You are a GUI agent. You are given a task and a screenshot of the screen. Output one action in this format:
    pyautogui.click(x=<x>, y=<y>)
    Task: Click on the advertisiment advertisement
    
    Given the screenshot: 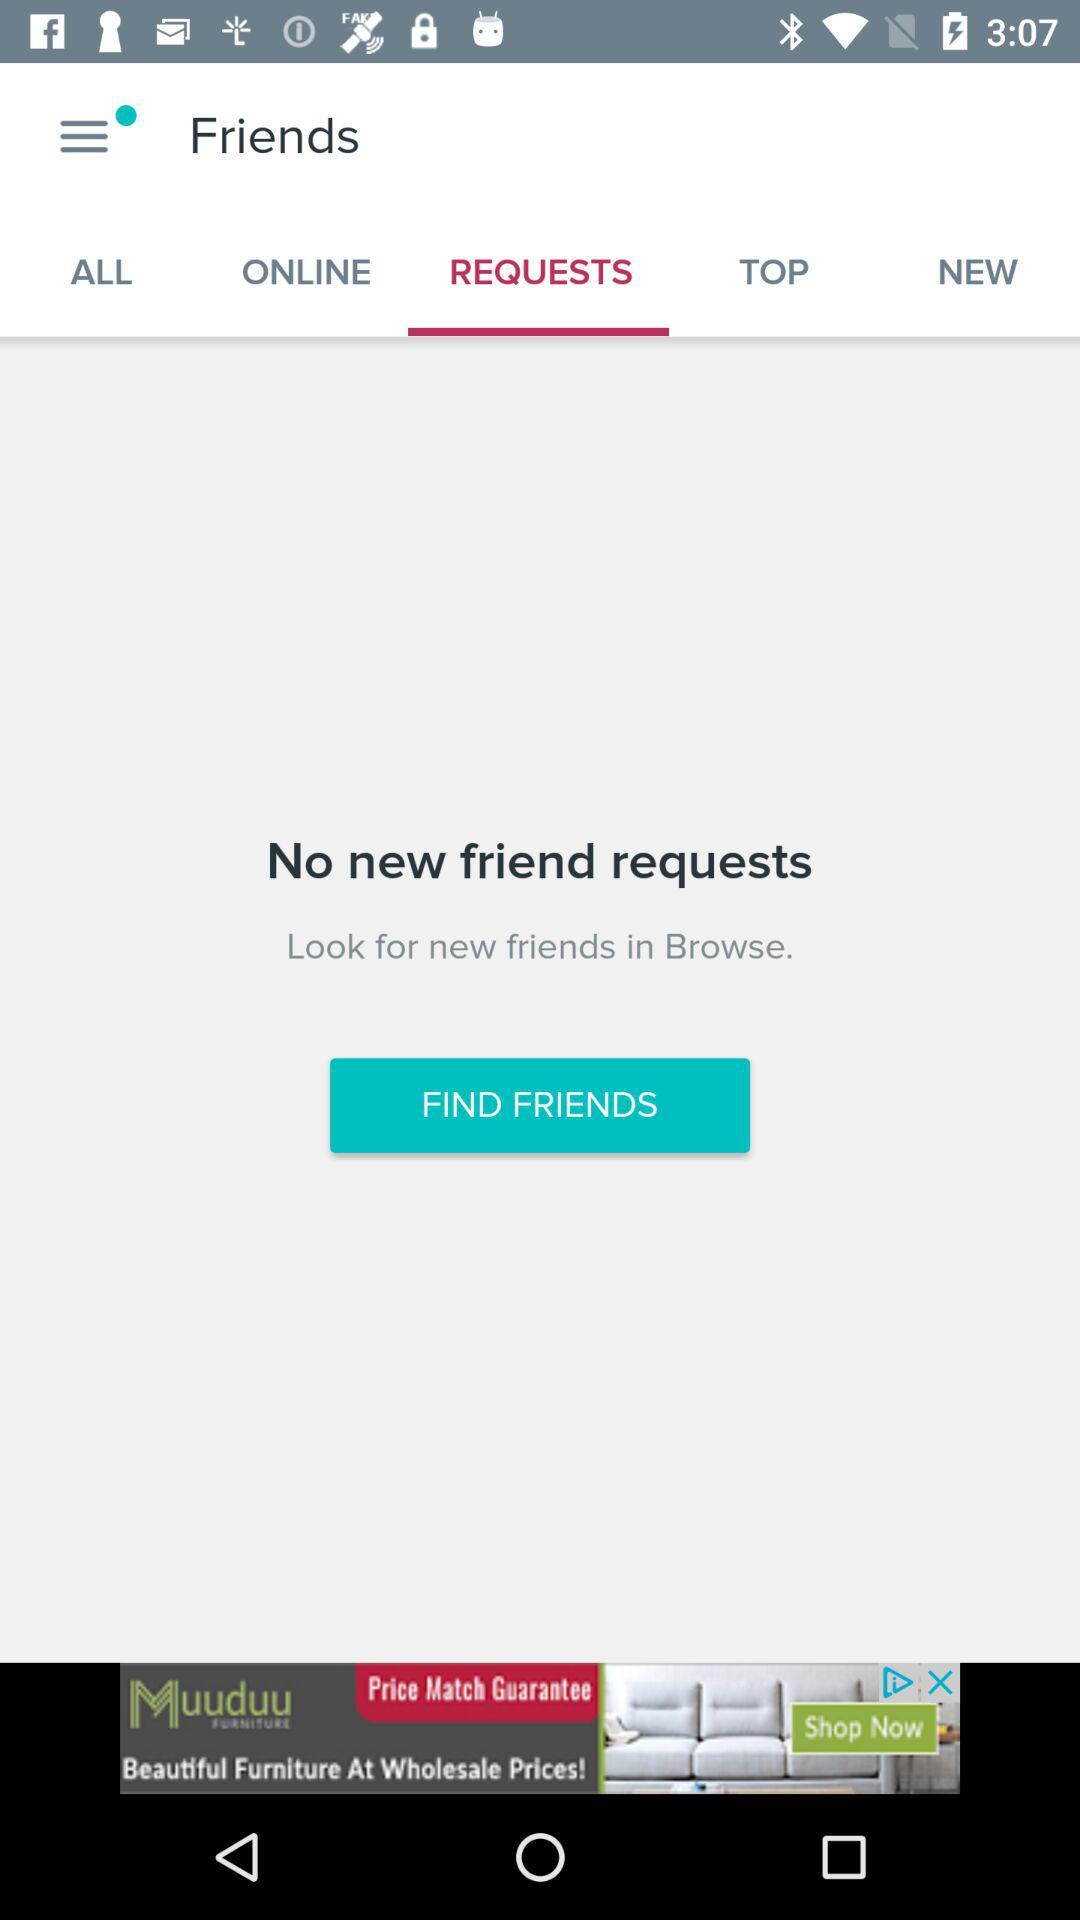 What is the action you would take?
    pyautogui.click(x=540, y=1727)
    